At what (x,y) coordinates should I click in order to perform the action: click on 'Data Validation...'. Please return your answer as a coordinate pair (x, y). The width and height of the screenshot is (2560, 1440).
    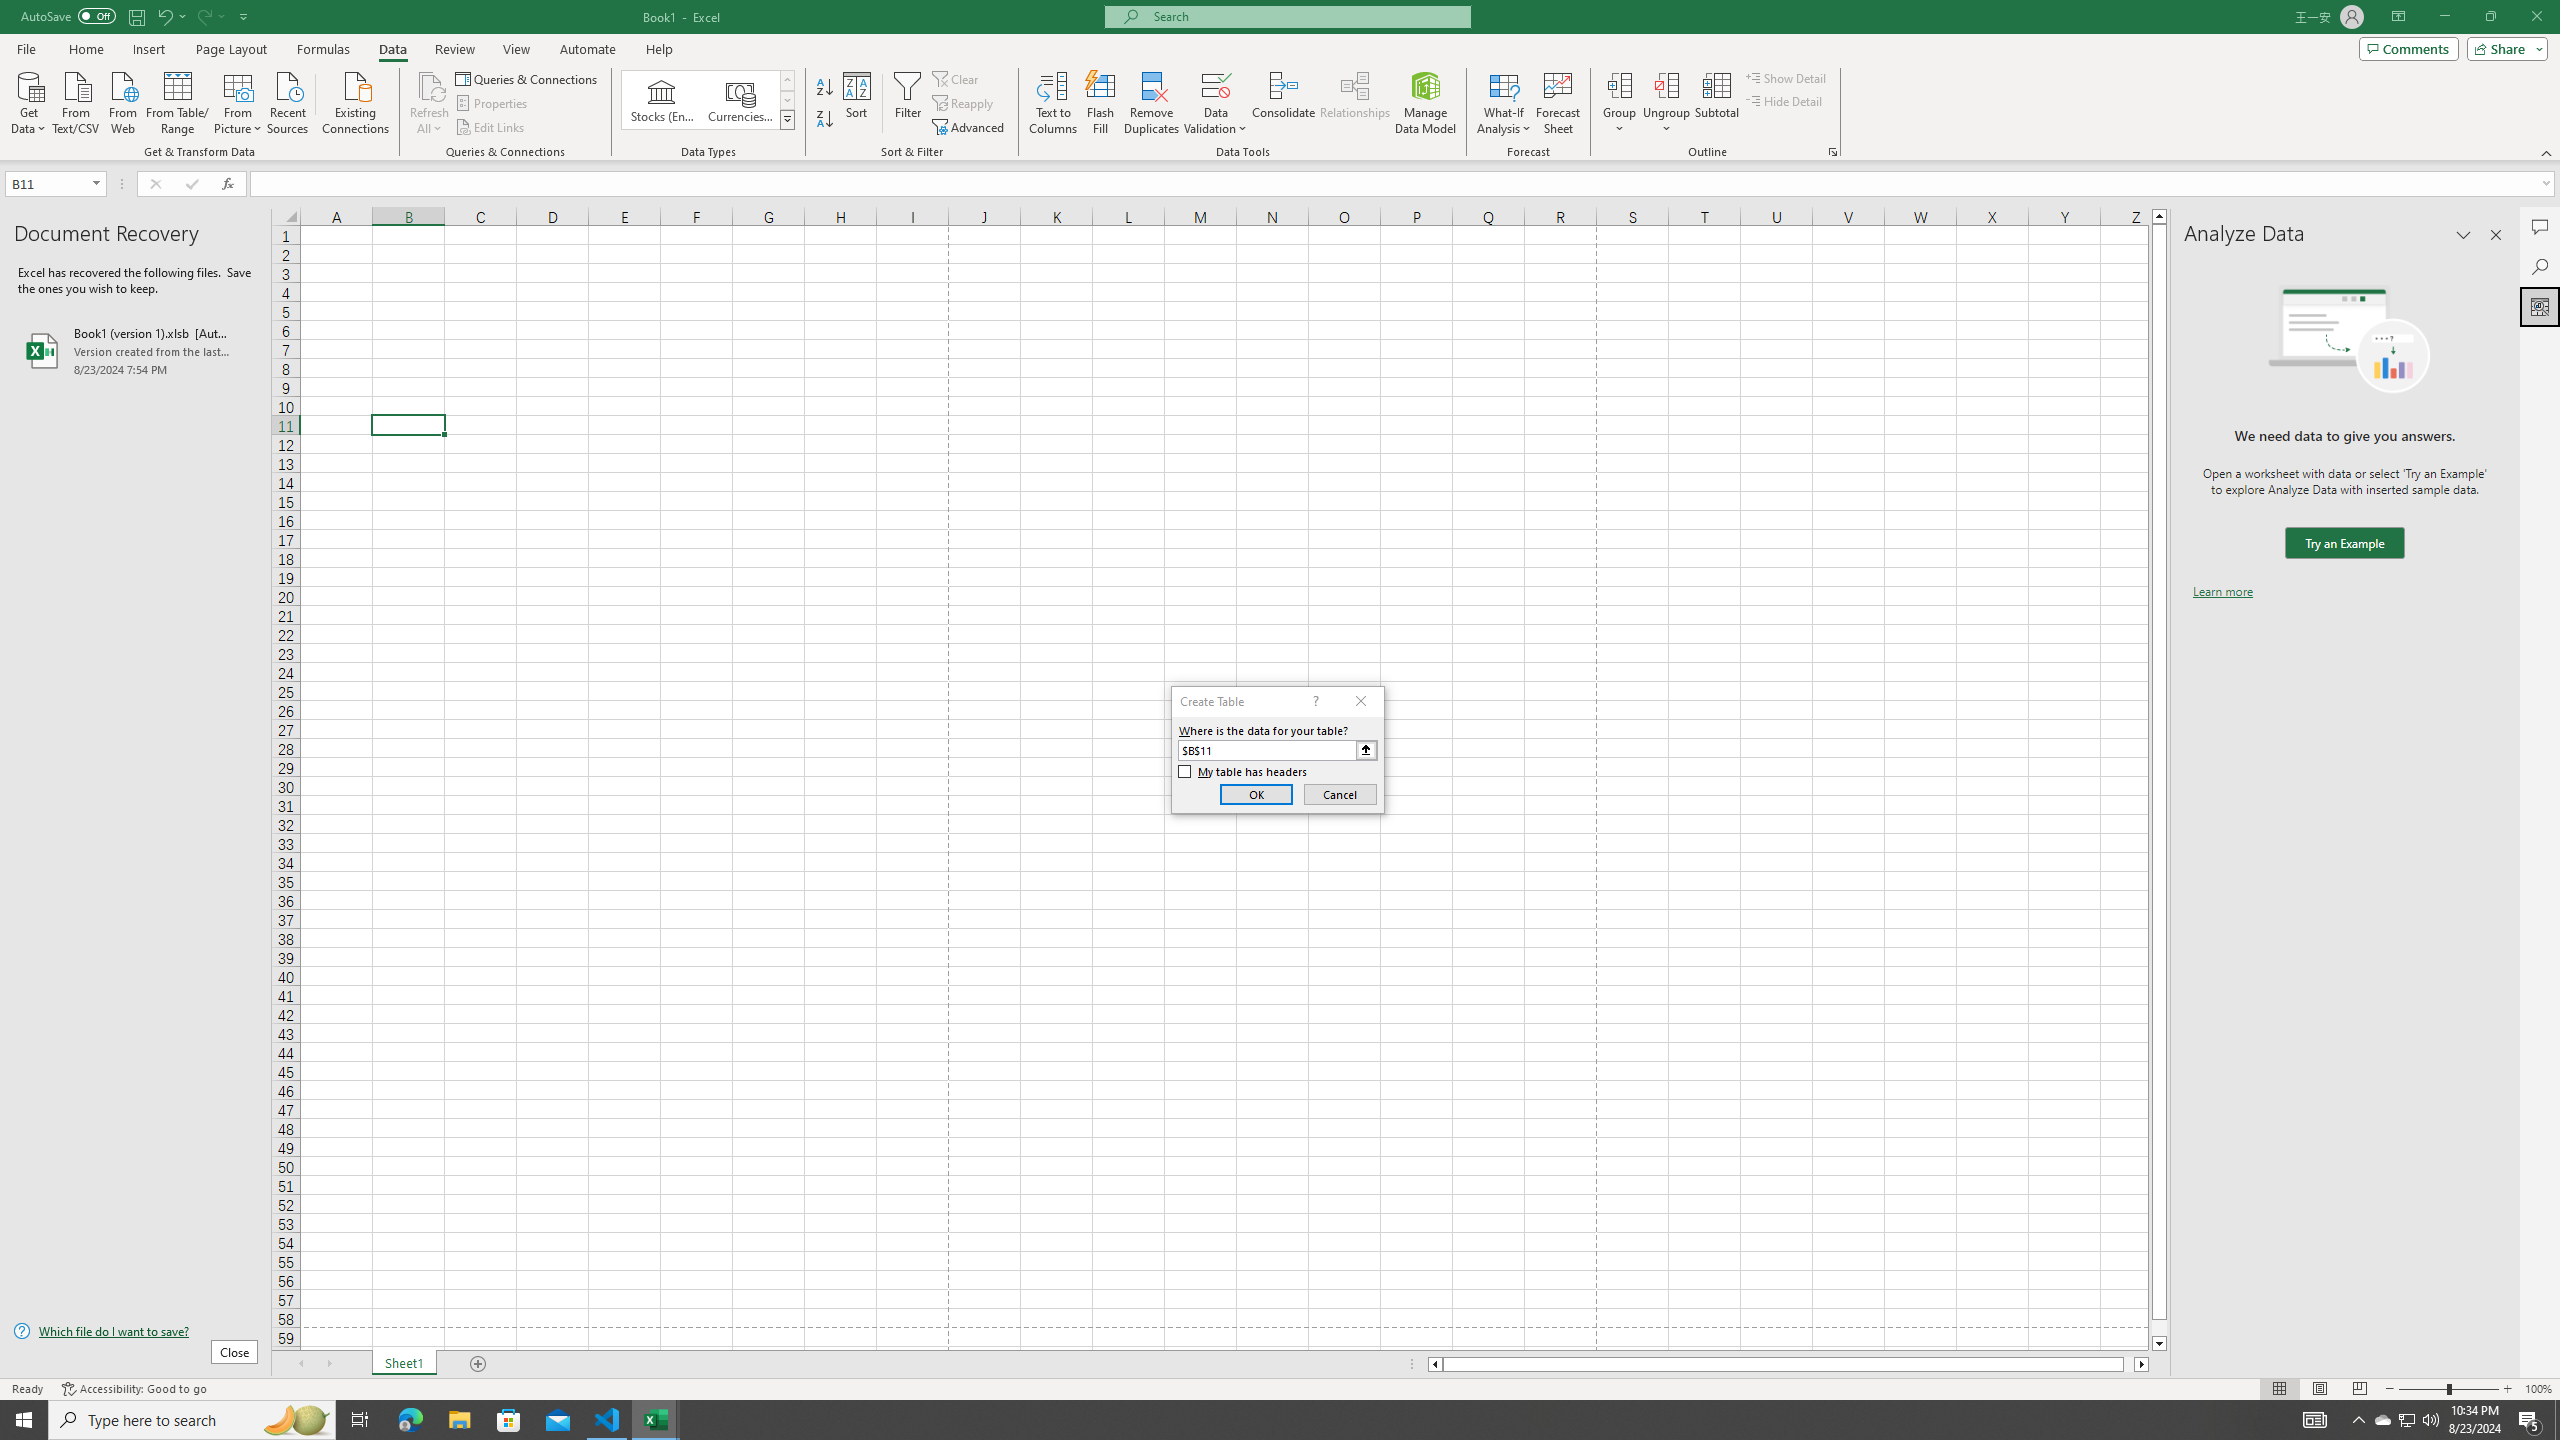
    Looking at the image, I should click on (1215, 84).